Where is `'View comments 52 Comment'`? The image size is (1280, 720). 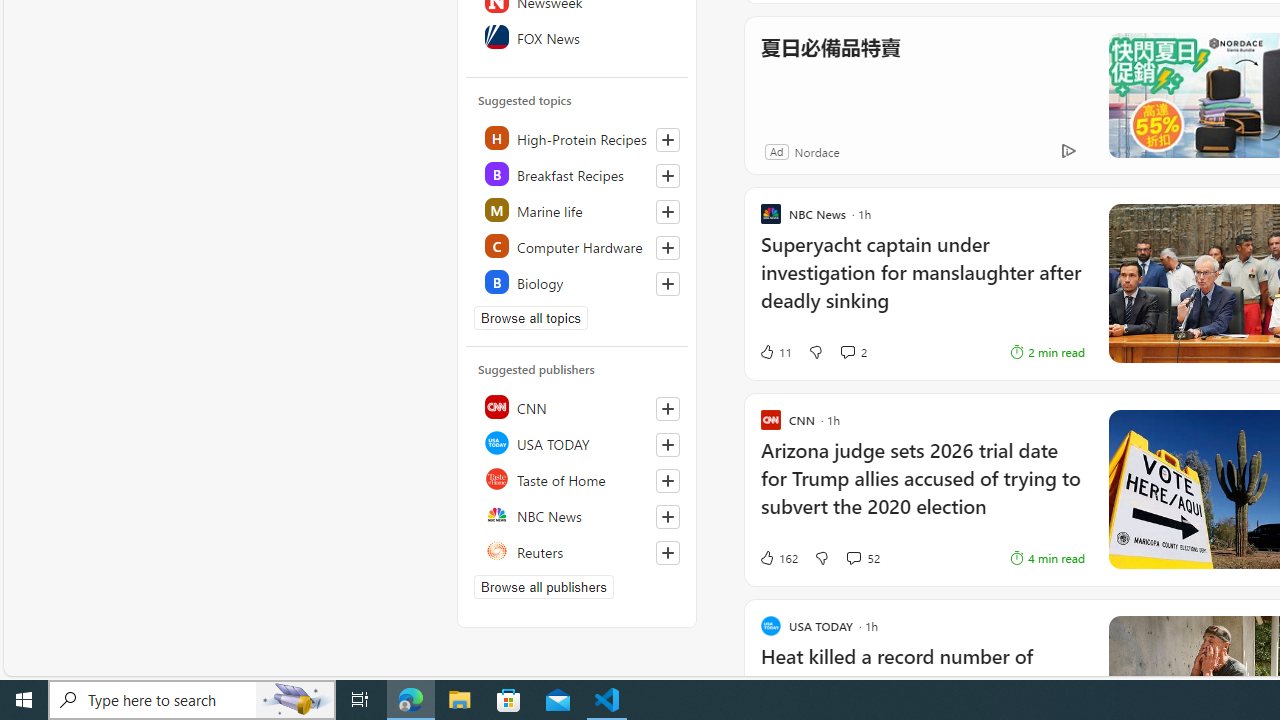 'View comments 52 Comment' is located at coordinates (862, 558).